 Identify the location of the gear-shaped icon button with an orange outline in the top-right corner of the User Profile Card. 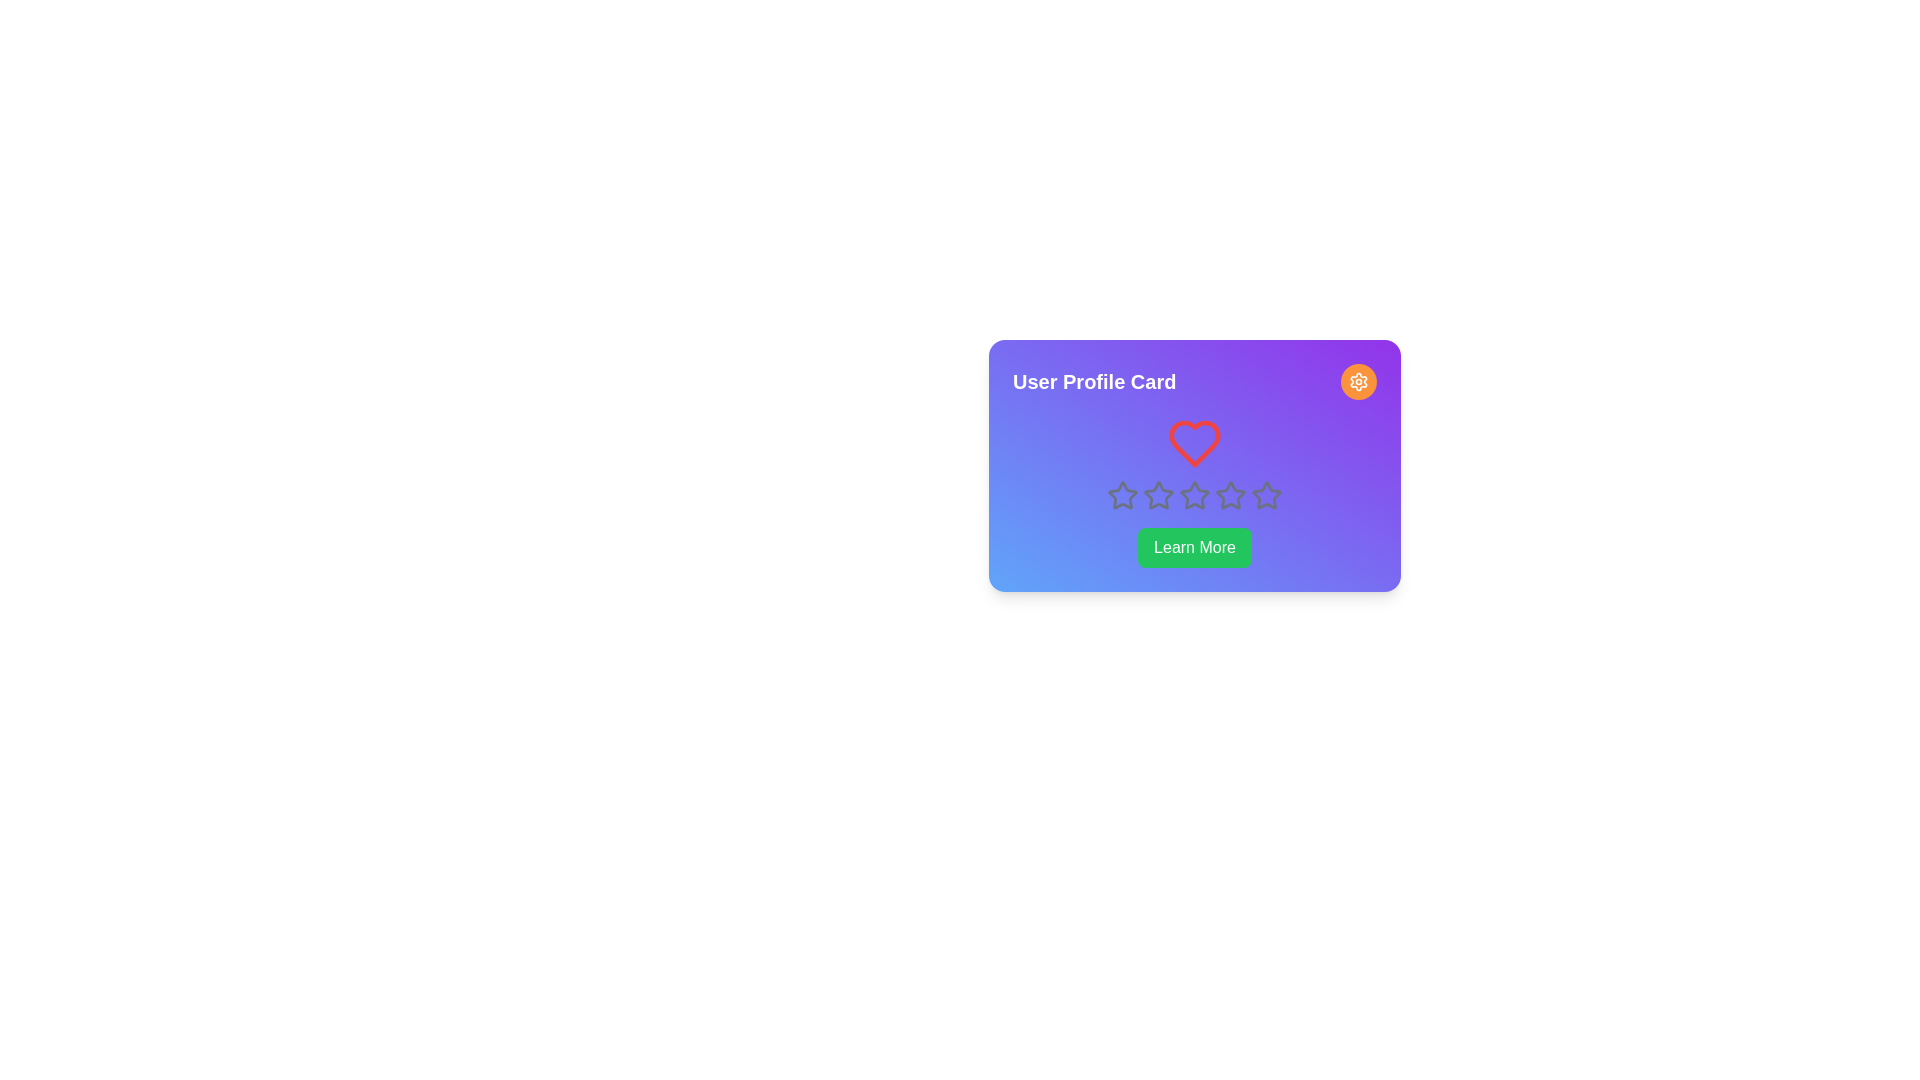
(1358, 381).